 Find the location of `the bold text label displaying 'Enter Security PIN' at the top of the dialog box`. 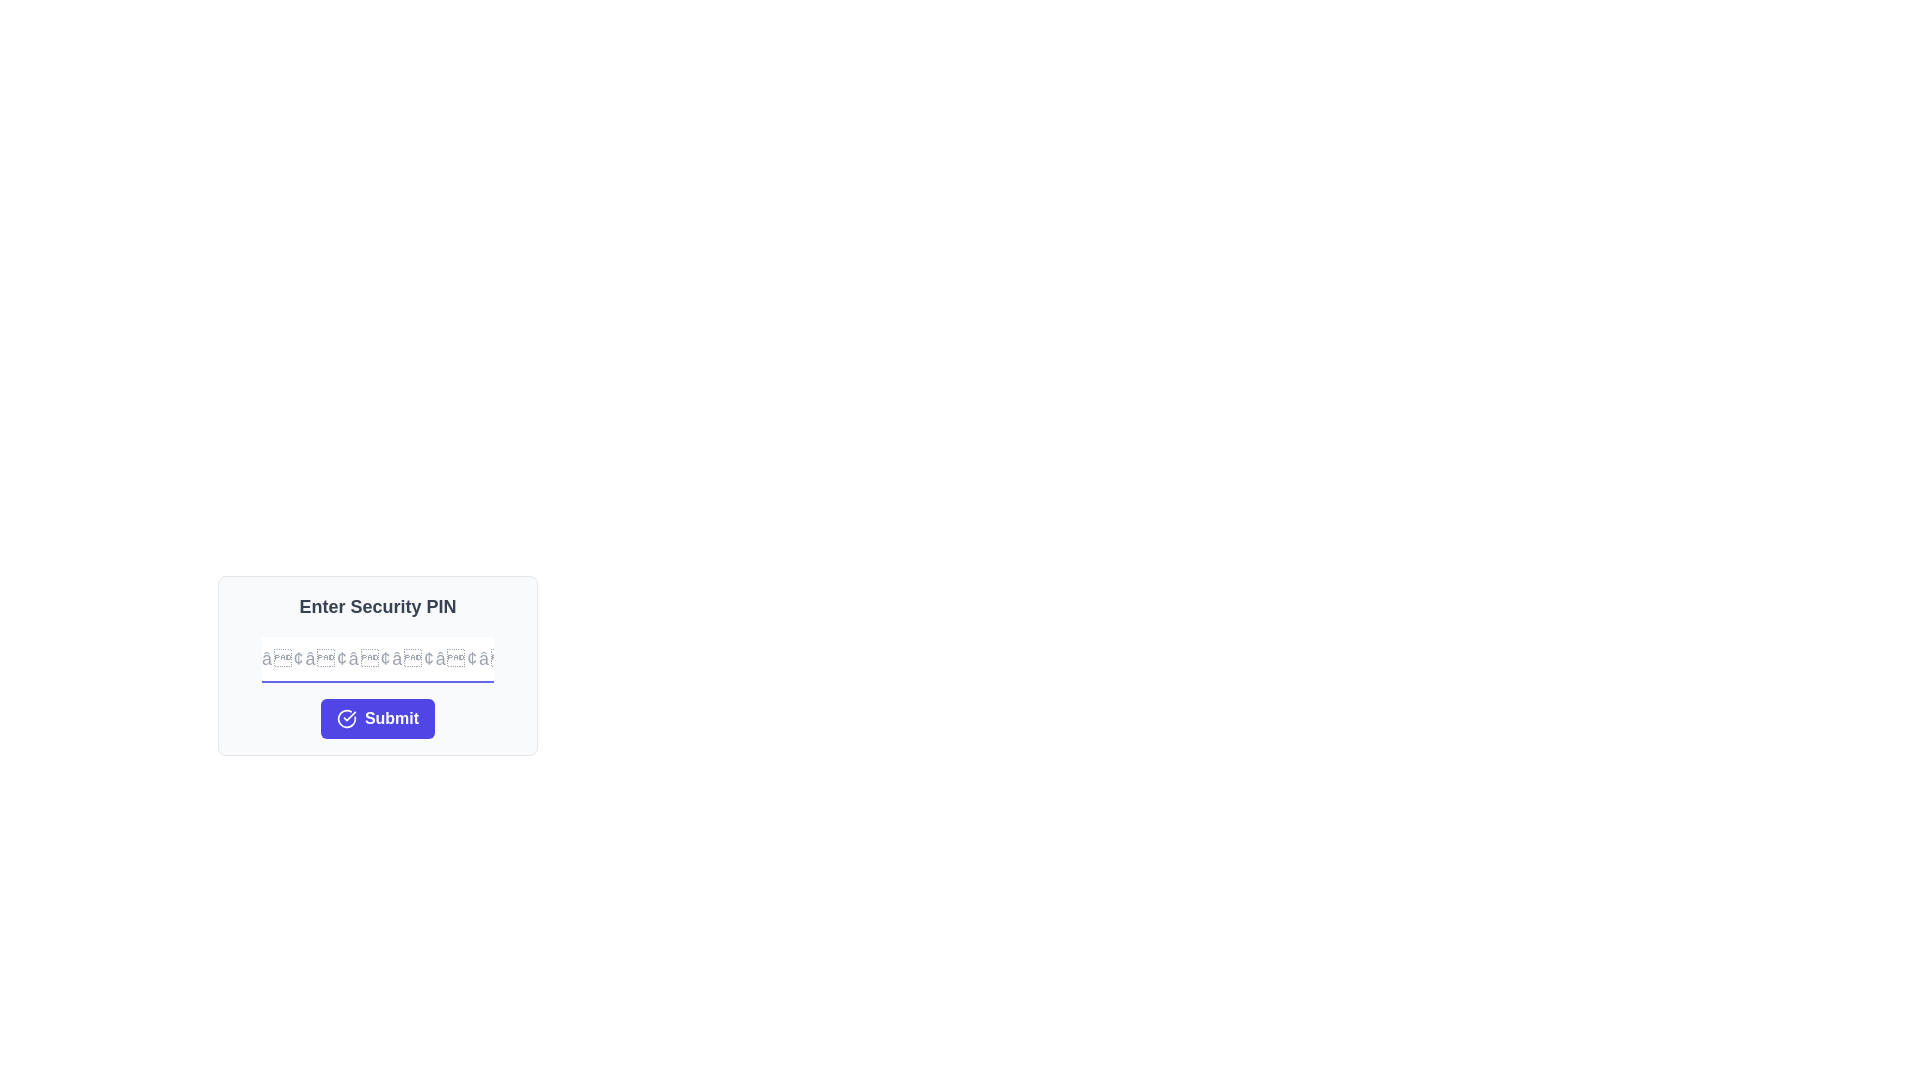

the bold text label displaying 'Enter Security PIN' at the top of the dialog box is located at coordinates (378, 605).